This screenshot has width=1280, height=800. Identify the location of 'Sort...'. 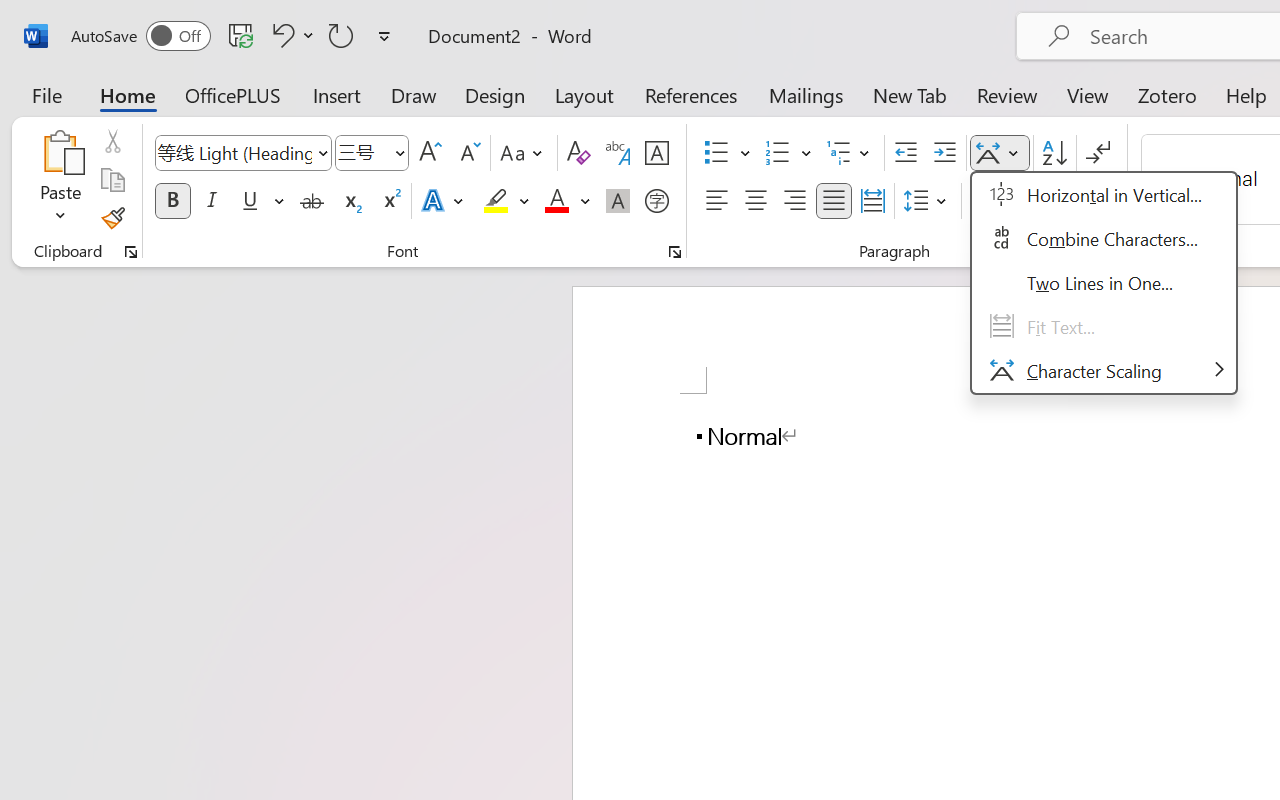
(1053, 153).